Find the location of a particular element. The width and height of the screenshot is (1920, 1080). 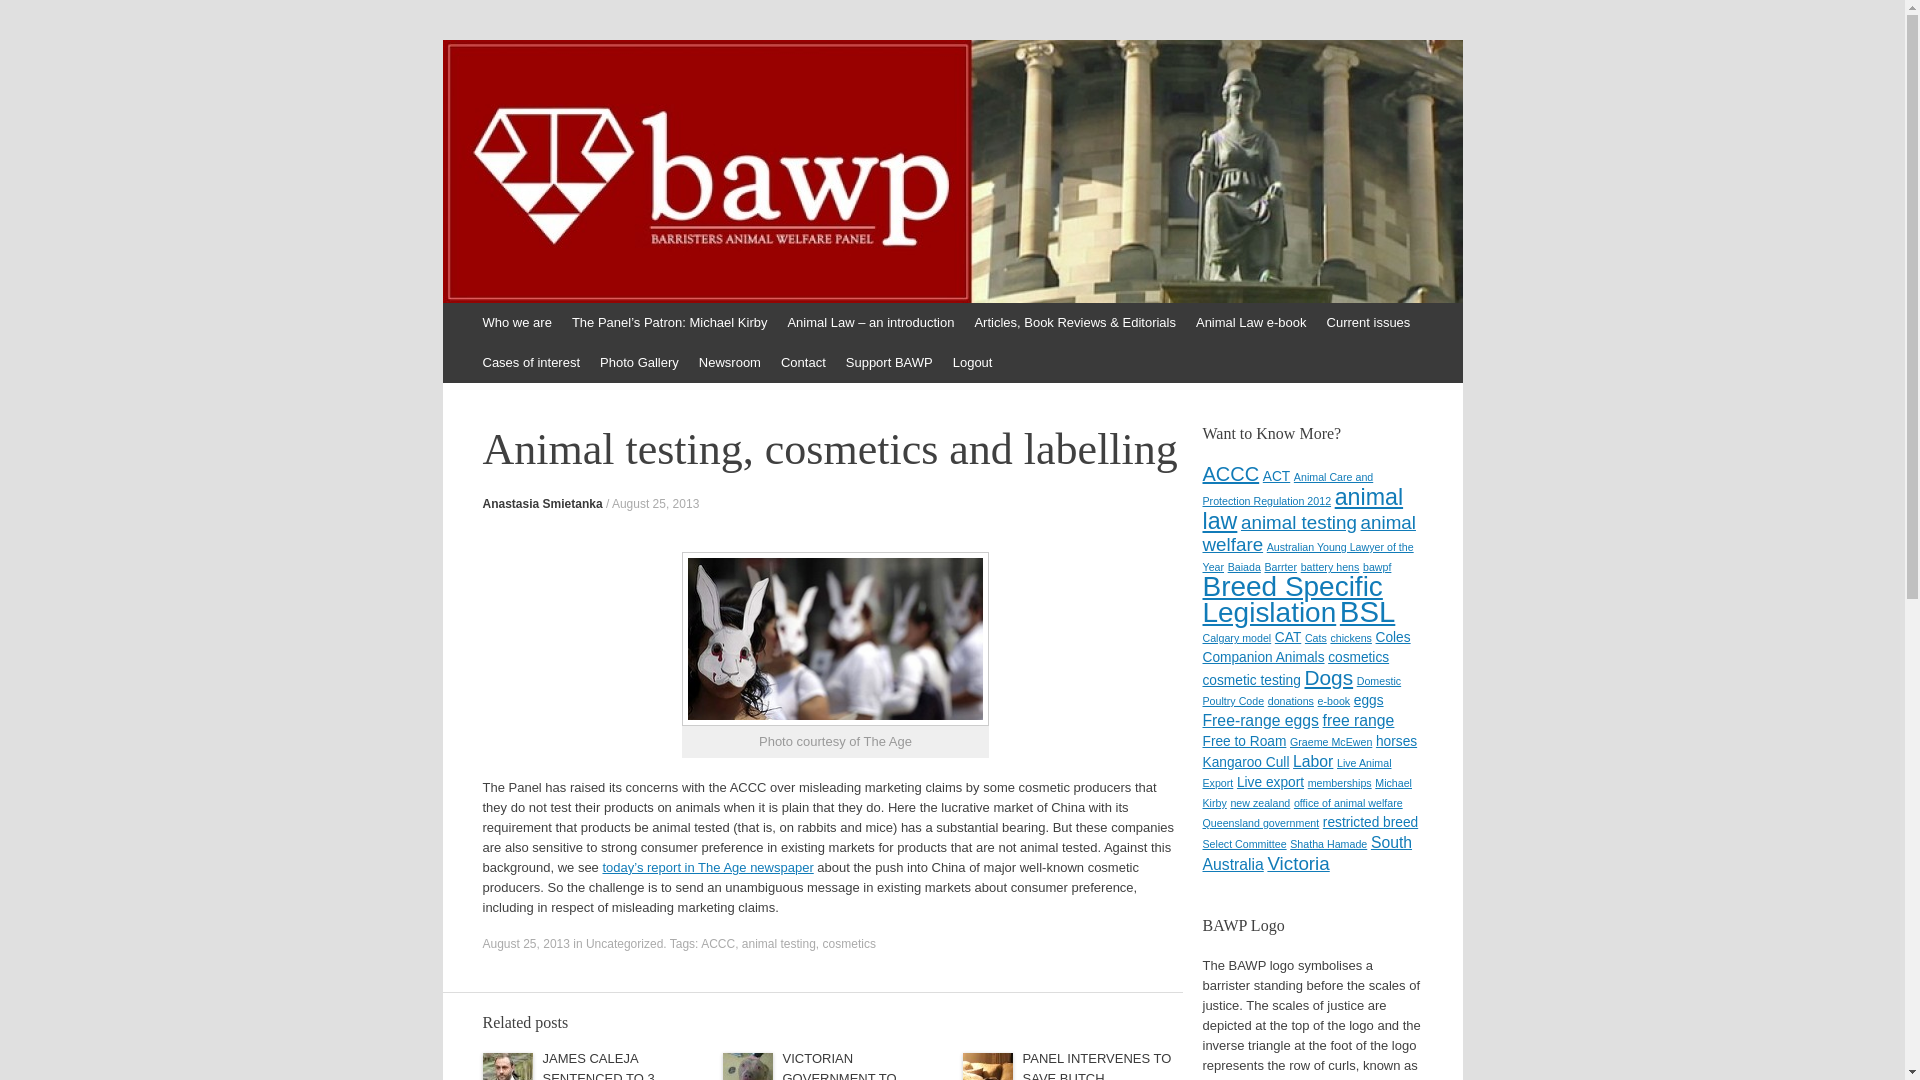

'Labor' is located at coordinates (1313, 761).